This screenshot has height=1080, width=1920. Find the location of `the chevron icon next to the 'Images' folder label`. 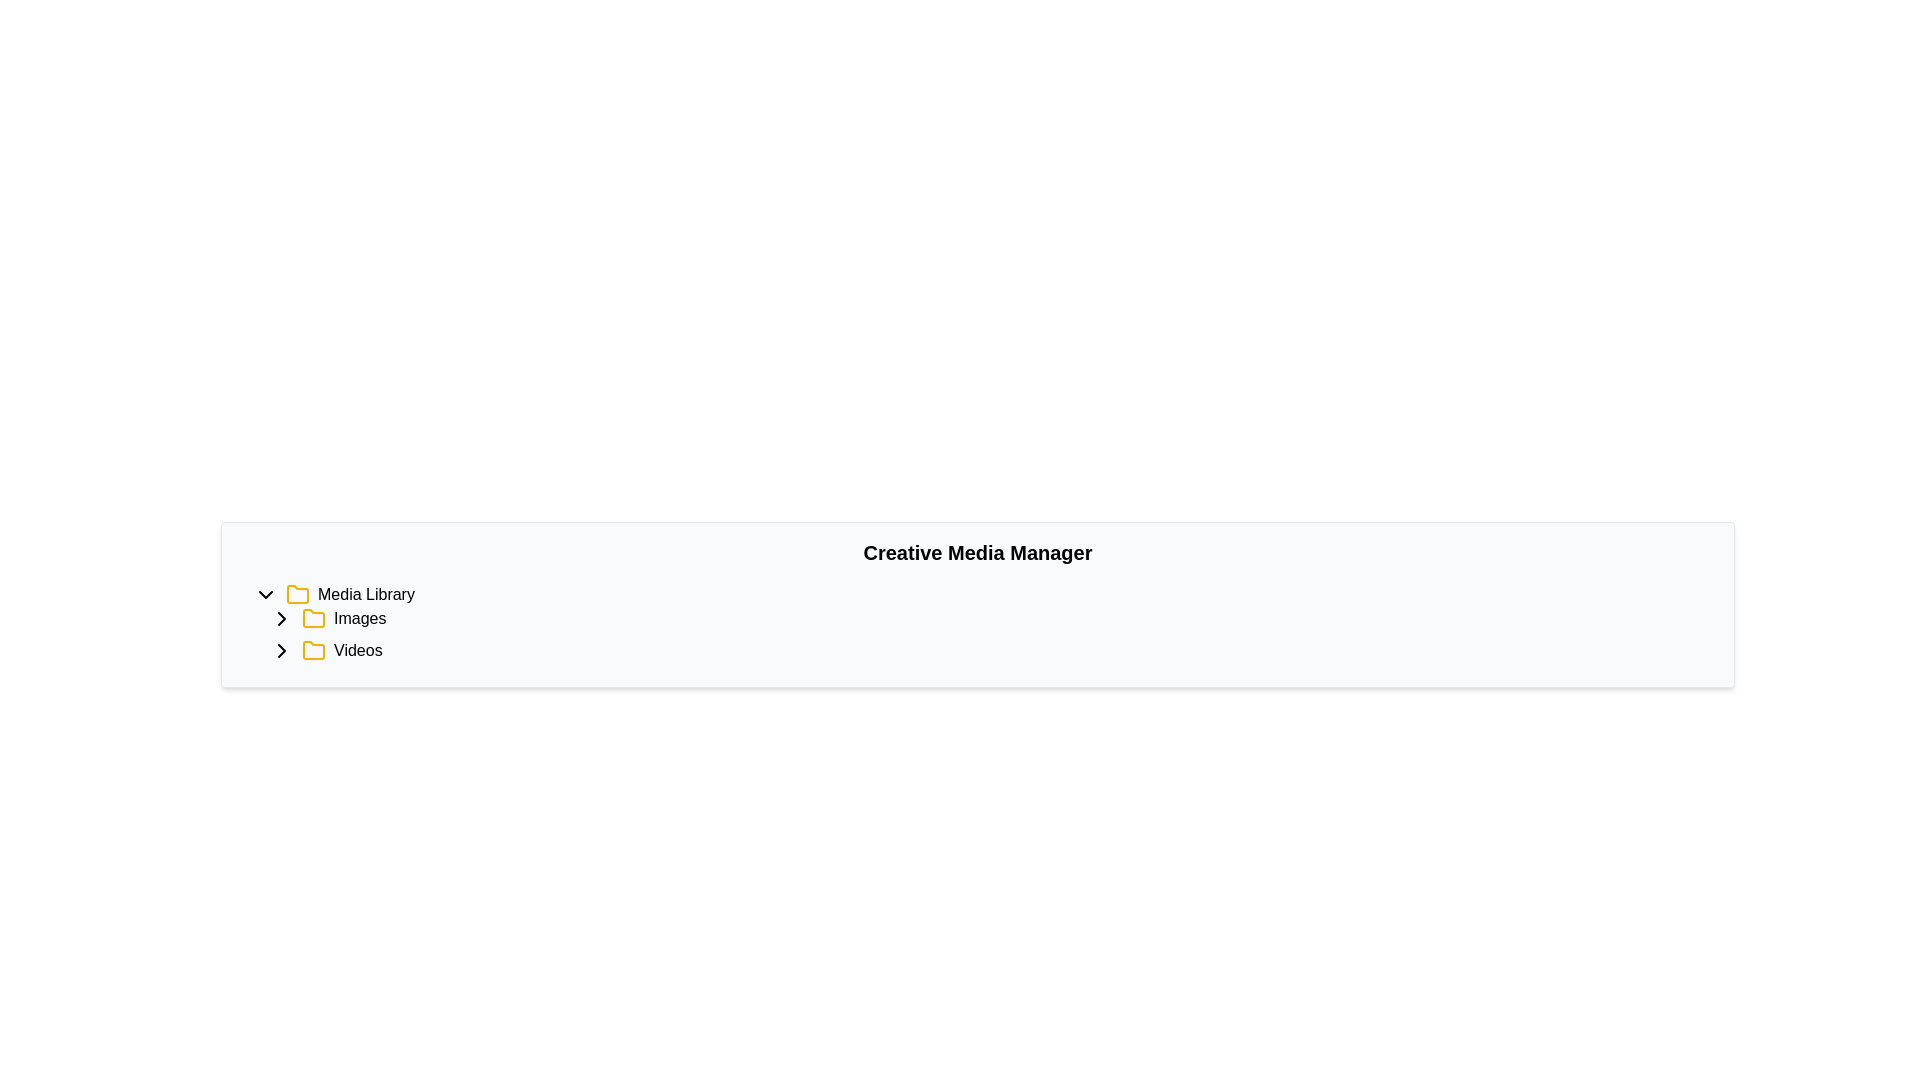

the chevron icon next to the 'Images' folder label is located at coordinates (281, 617).